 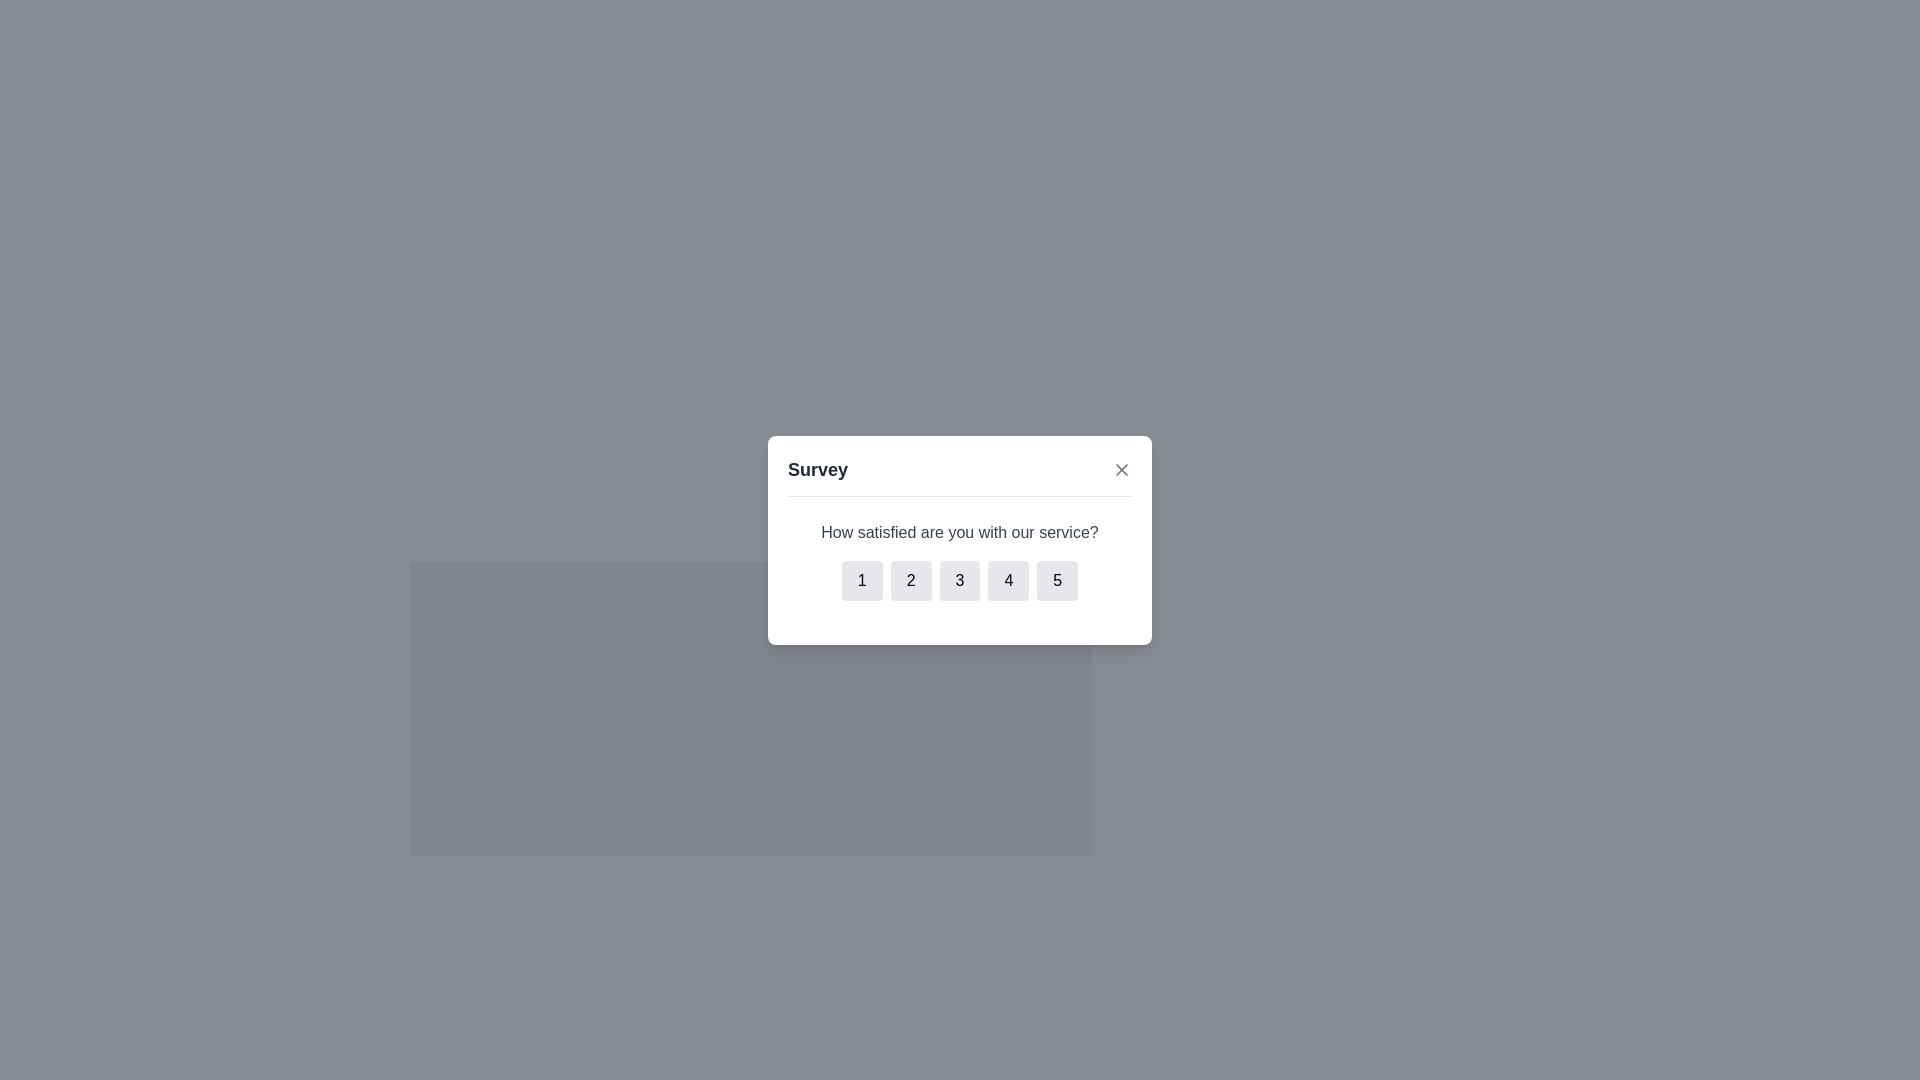 What do you see at coordinates (960, 559) in the screenshot?
I see `the interactive rating buttons in the modal dialogue box` at bounding box center [960, 559].